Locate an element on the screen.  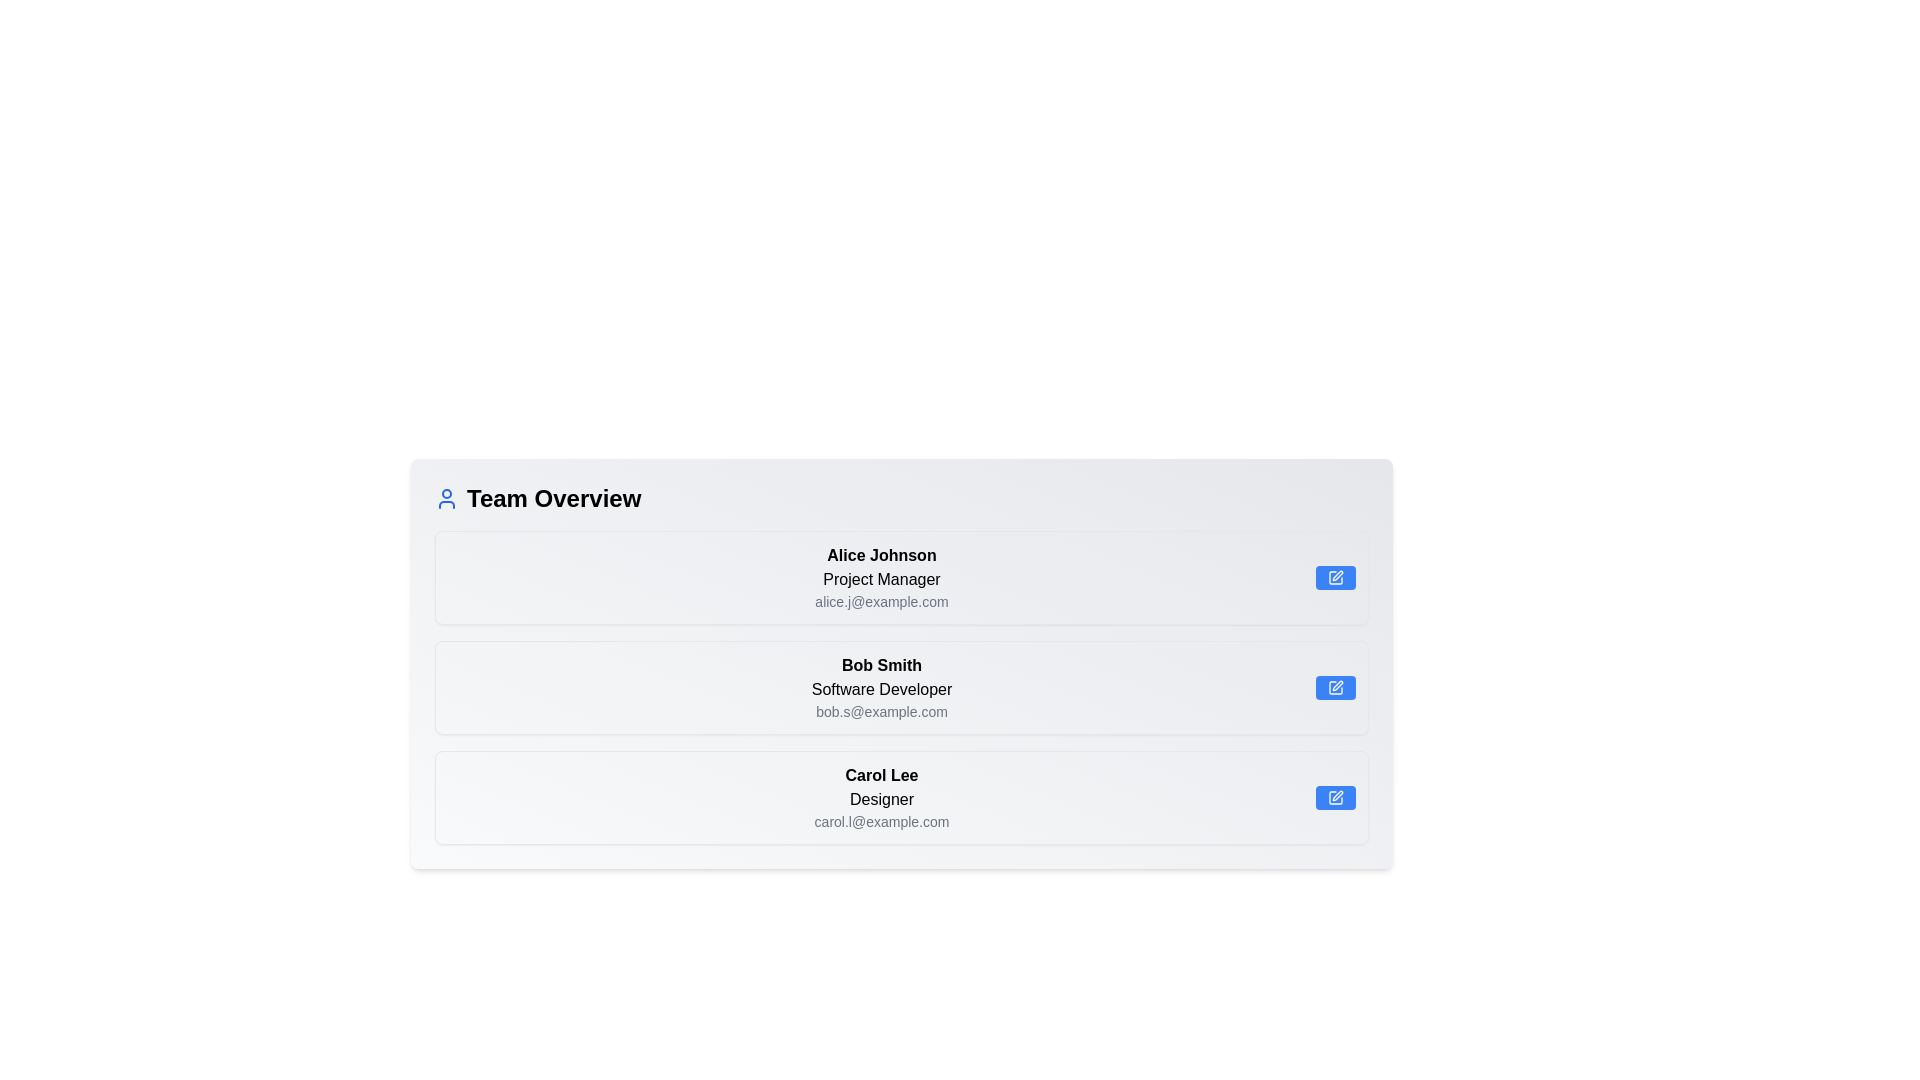
the edit icon button located in the top-right corner of the first card in the 'Team Overview' section associated with Alice Johnson, Project Manager is located at coordinates (1335, 578).